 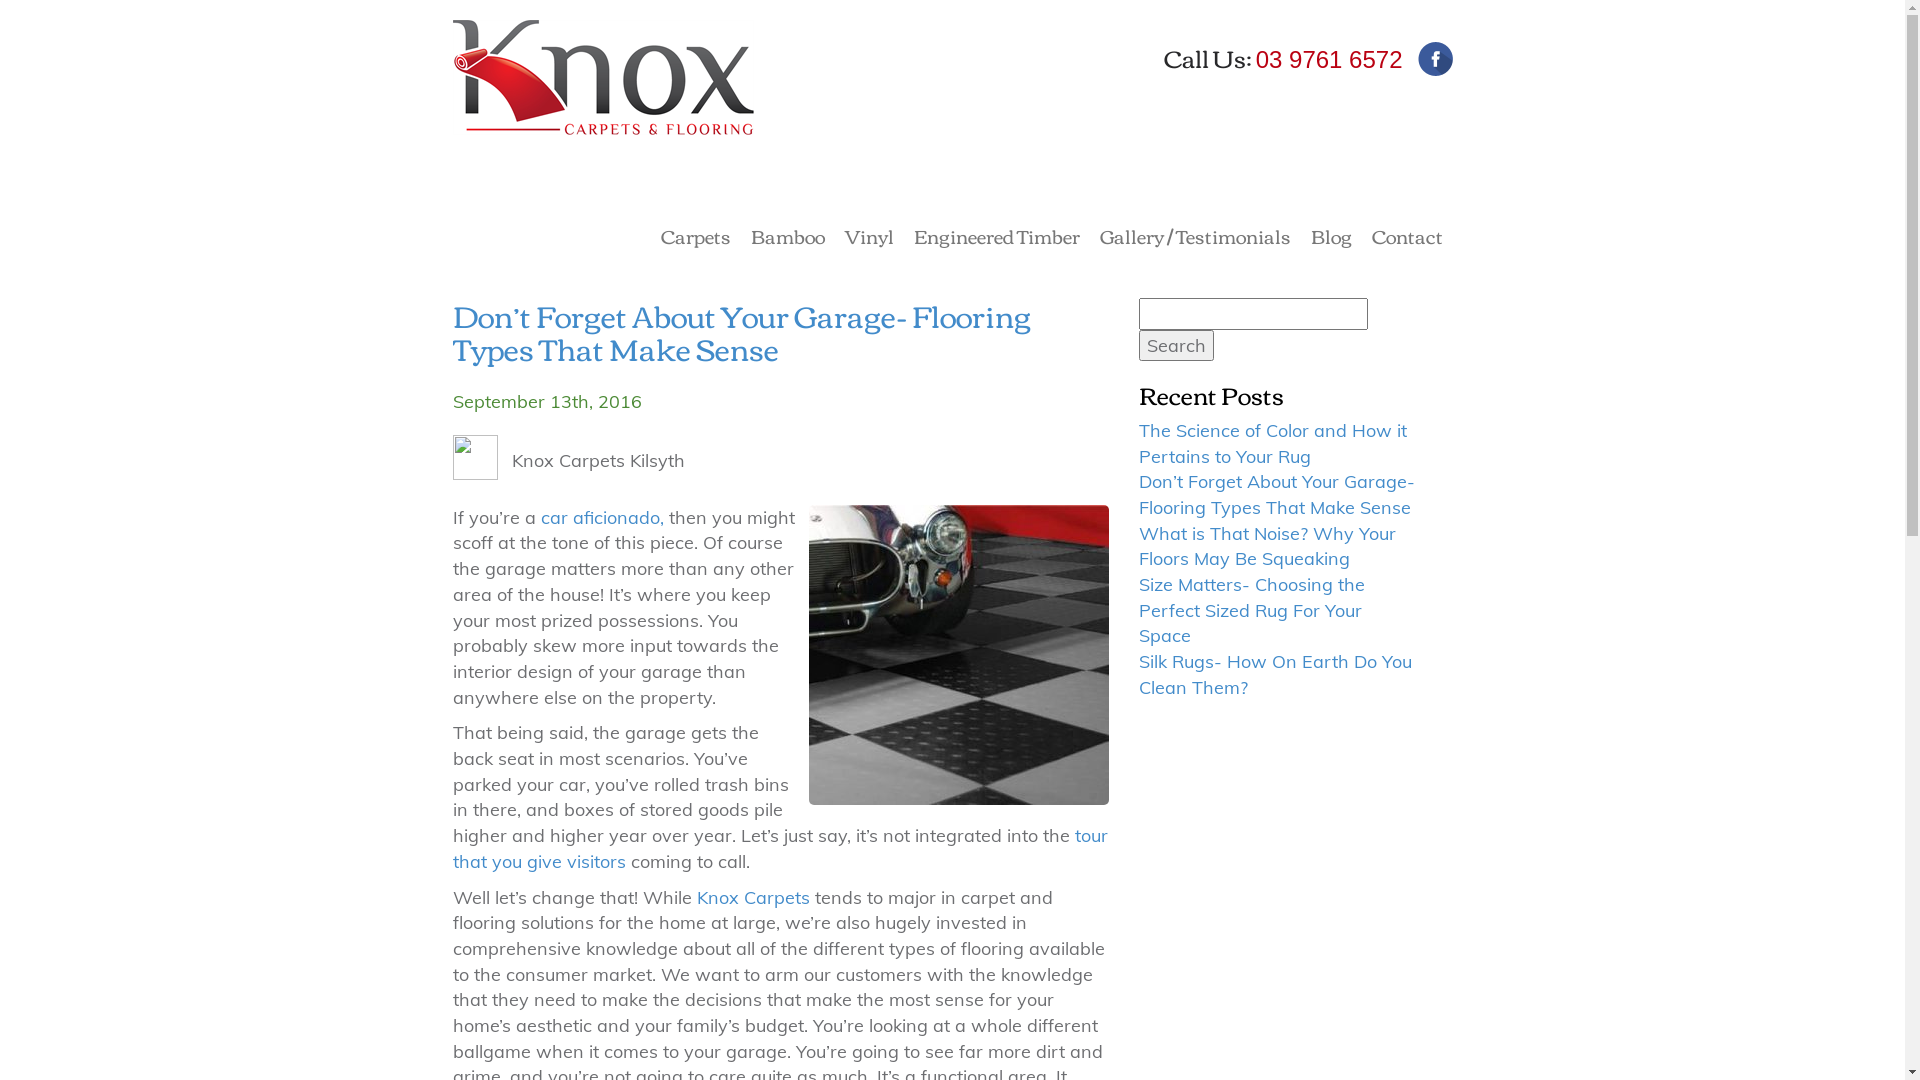 What do you see at coordinates (1138, 608) in the screenshot?
I see `'Size Matters- Choosing the Perfect Sized Rug For Your Space'` at bounding box center [1138, 608].